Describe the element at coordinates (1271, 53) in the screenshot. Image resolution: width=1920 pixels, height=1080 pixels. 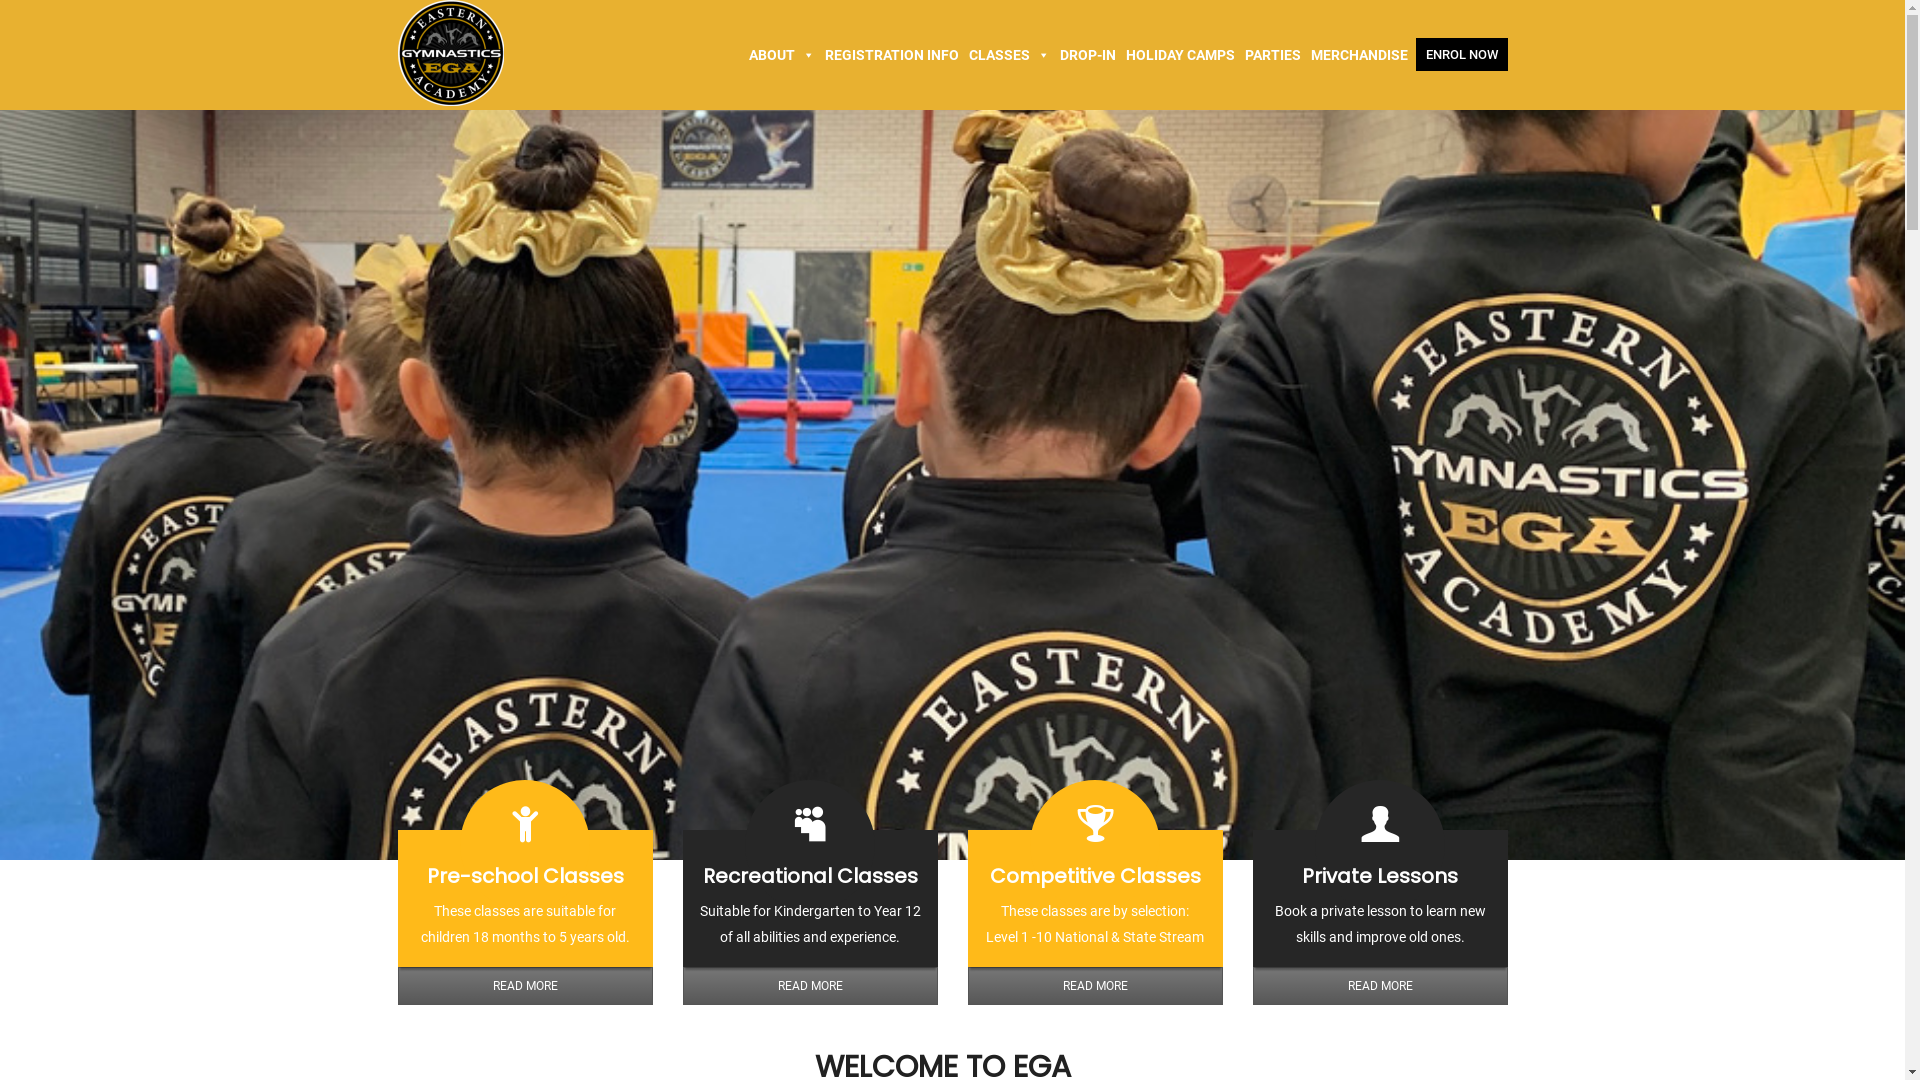
I see `'PARTIES'` at that location.